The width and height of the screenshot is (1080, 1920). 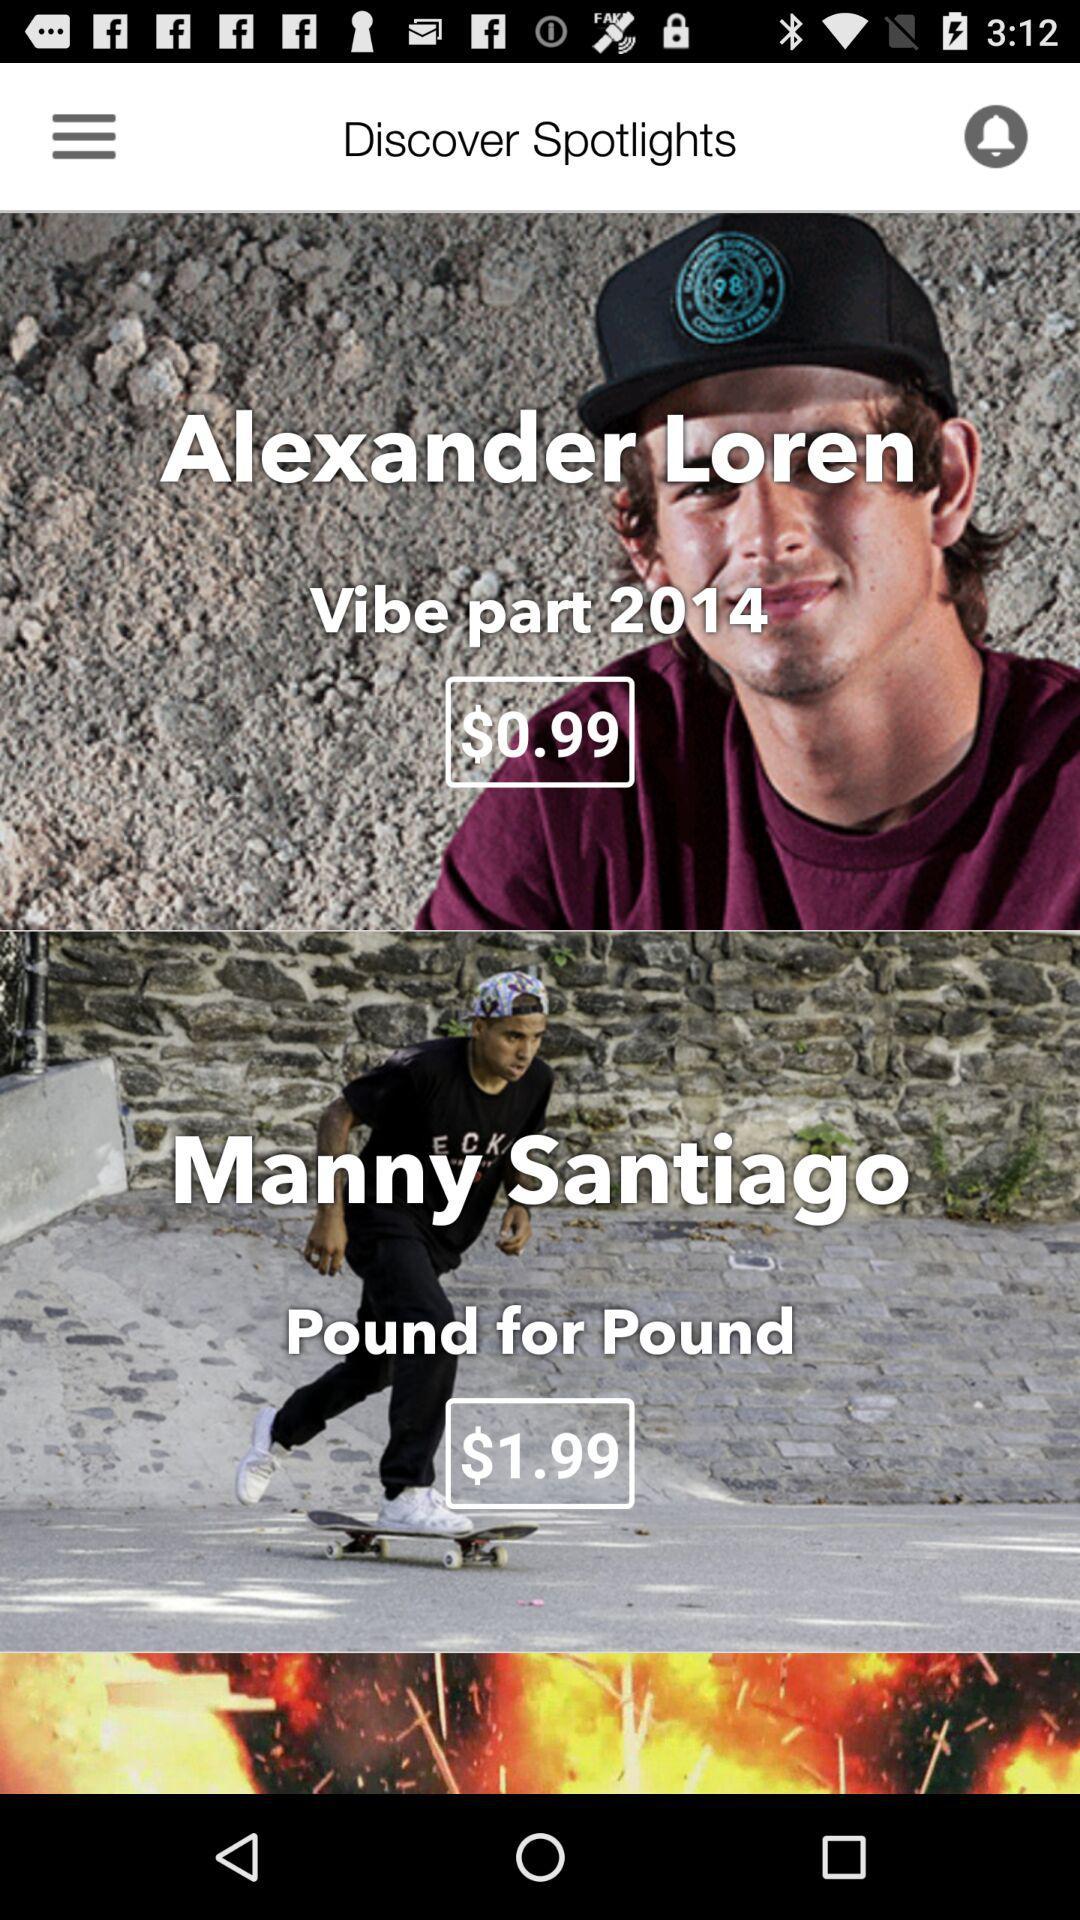 I want to click on the menu icon, so click(x=83, y=145).